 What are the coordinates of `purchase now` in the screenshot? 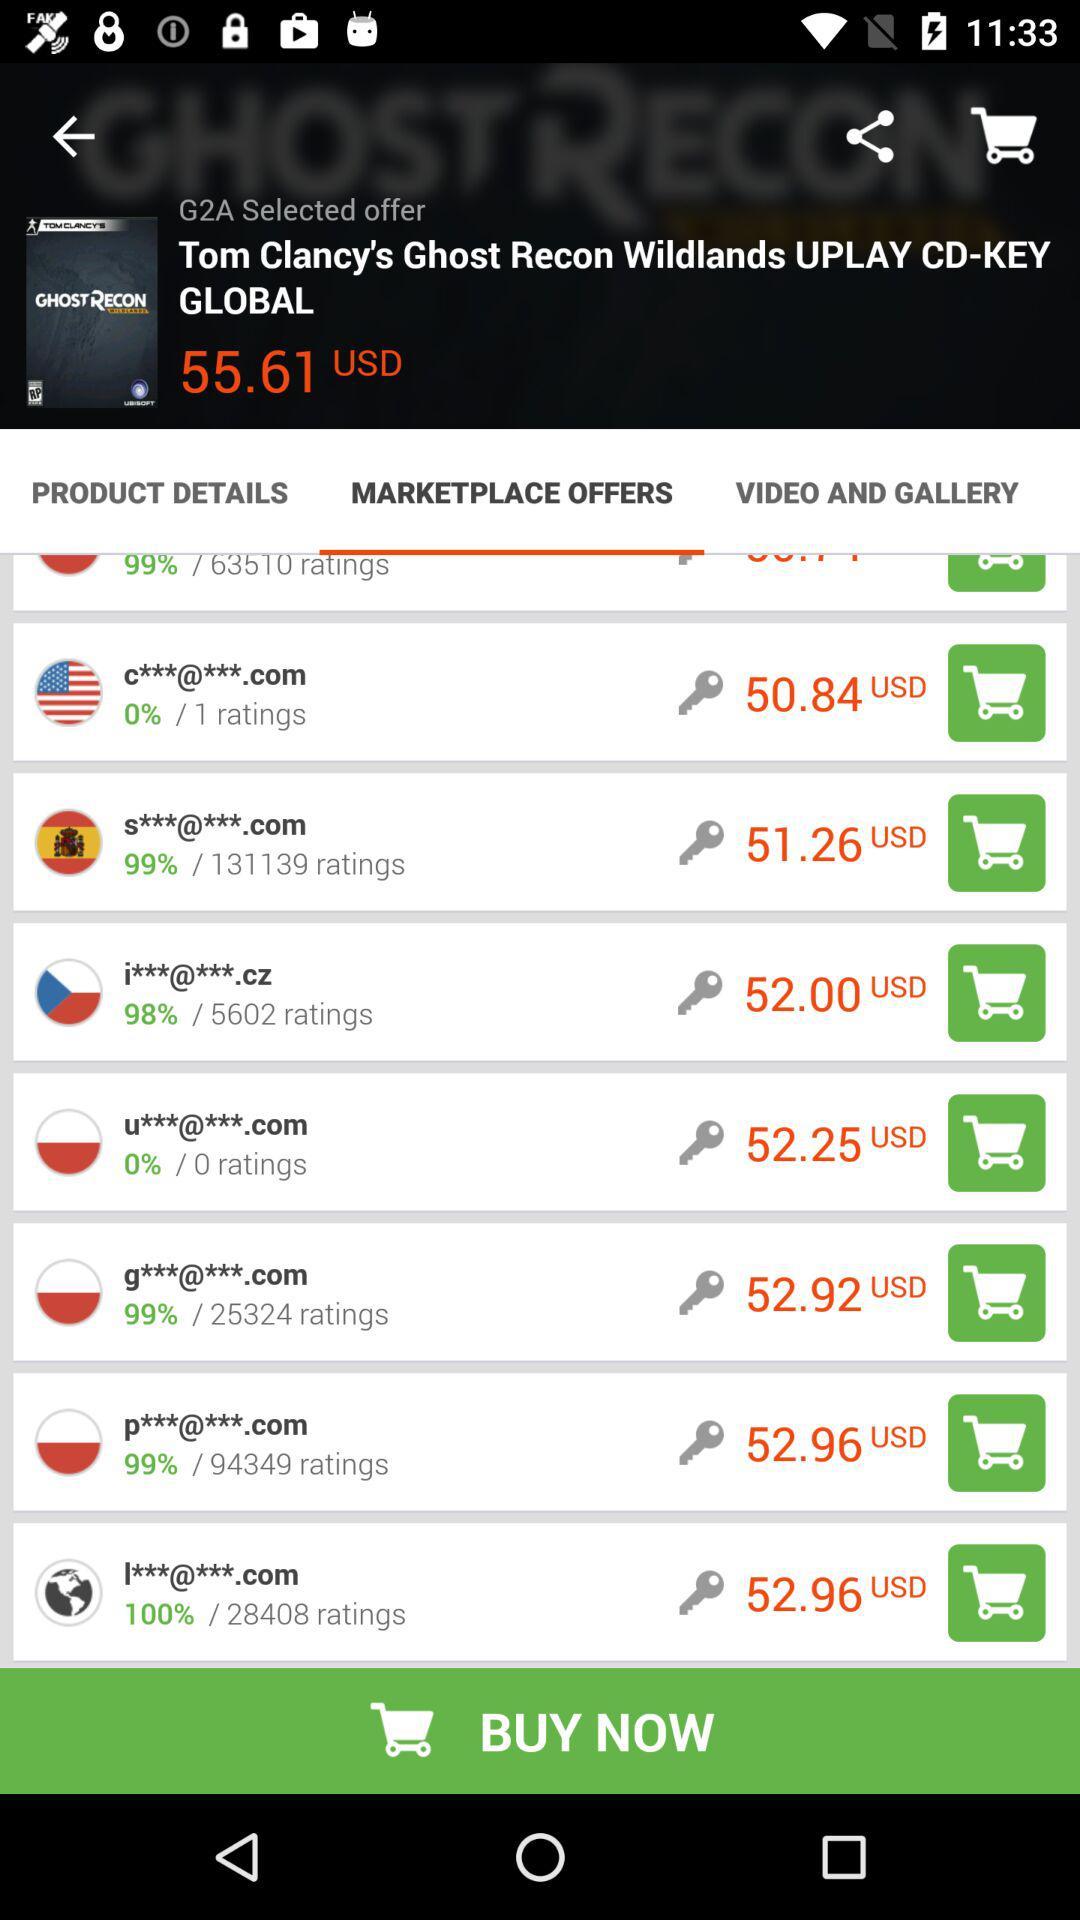 It's located at (996, 692).